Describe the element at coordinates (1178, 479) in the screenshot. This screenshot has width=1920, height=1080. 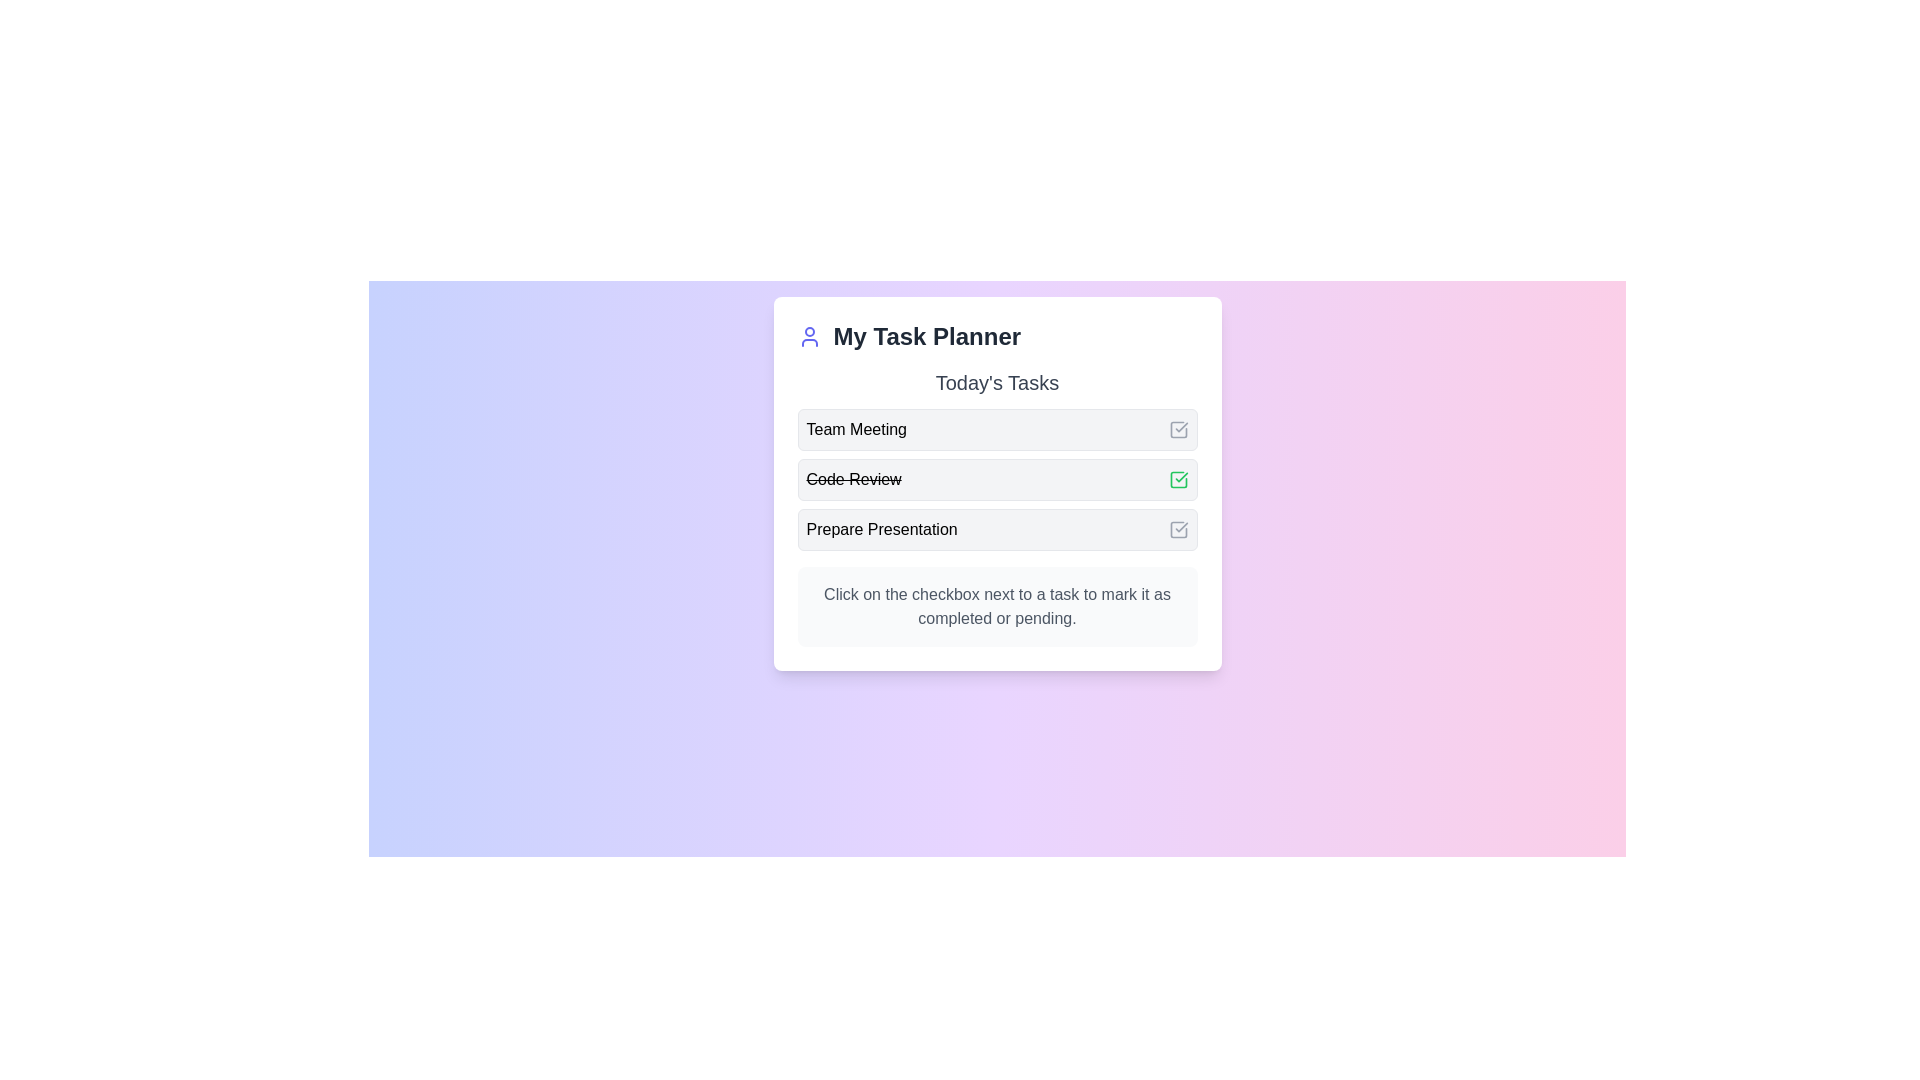
I see `the structural frame of the checkbox located in the green checkbox next to the task named 'Code Review'` at that location.